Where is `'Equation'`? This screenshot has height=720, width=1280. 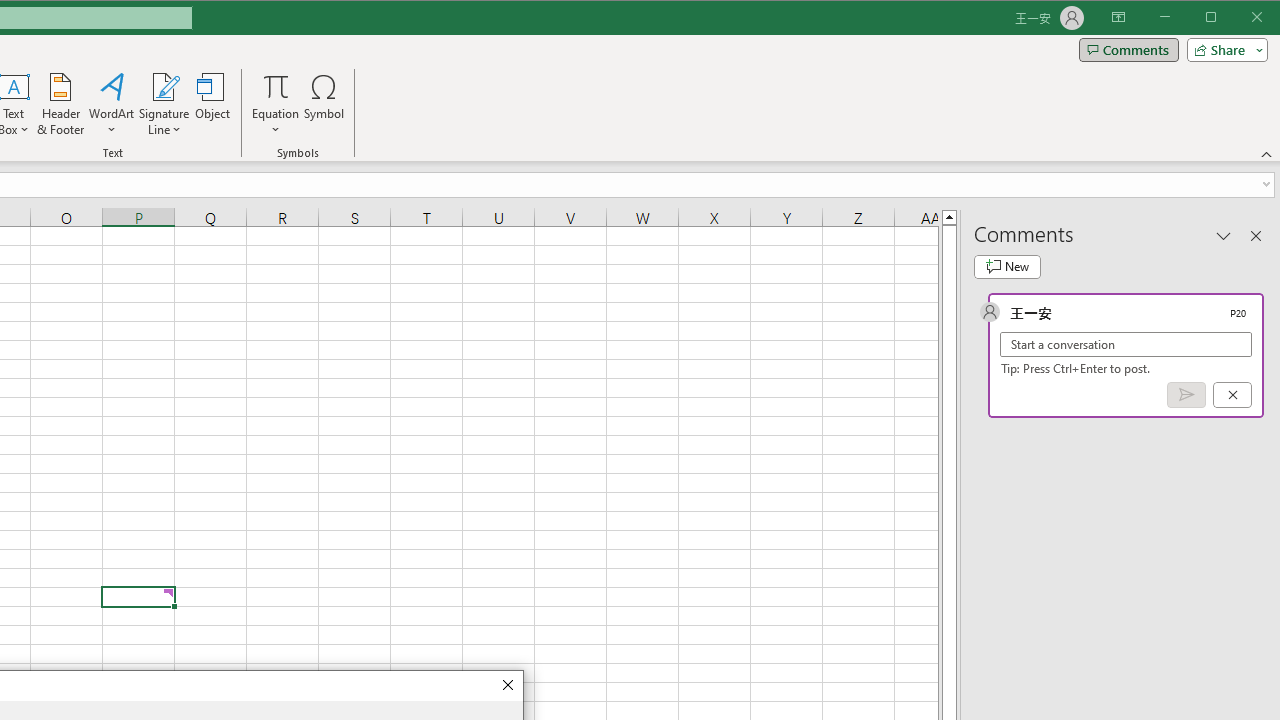
'Equation' is located at coordinates (274, 104).